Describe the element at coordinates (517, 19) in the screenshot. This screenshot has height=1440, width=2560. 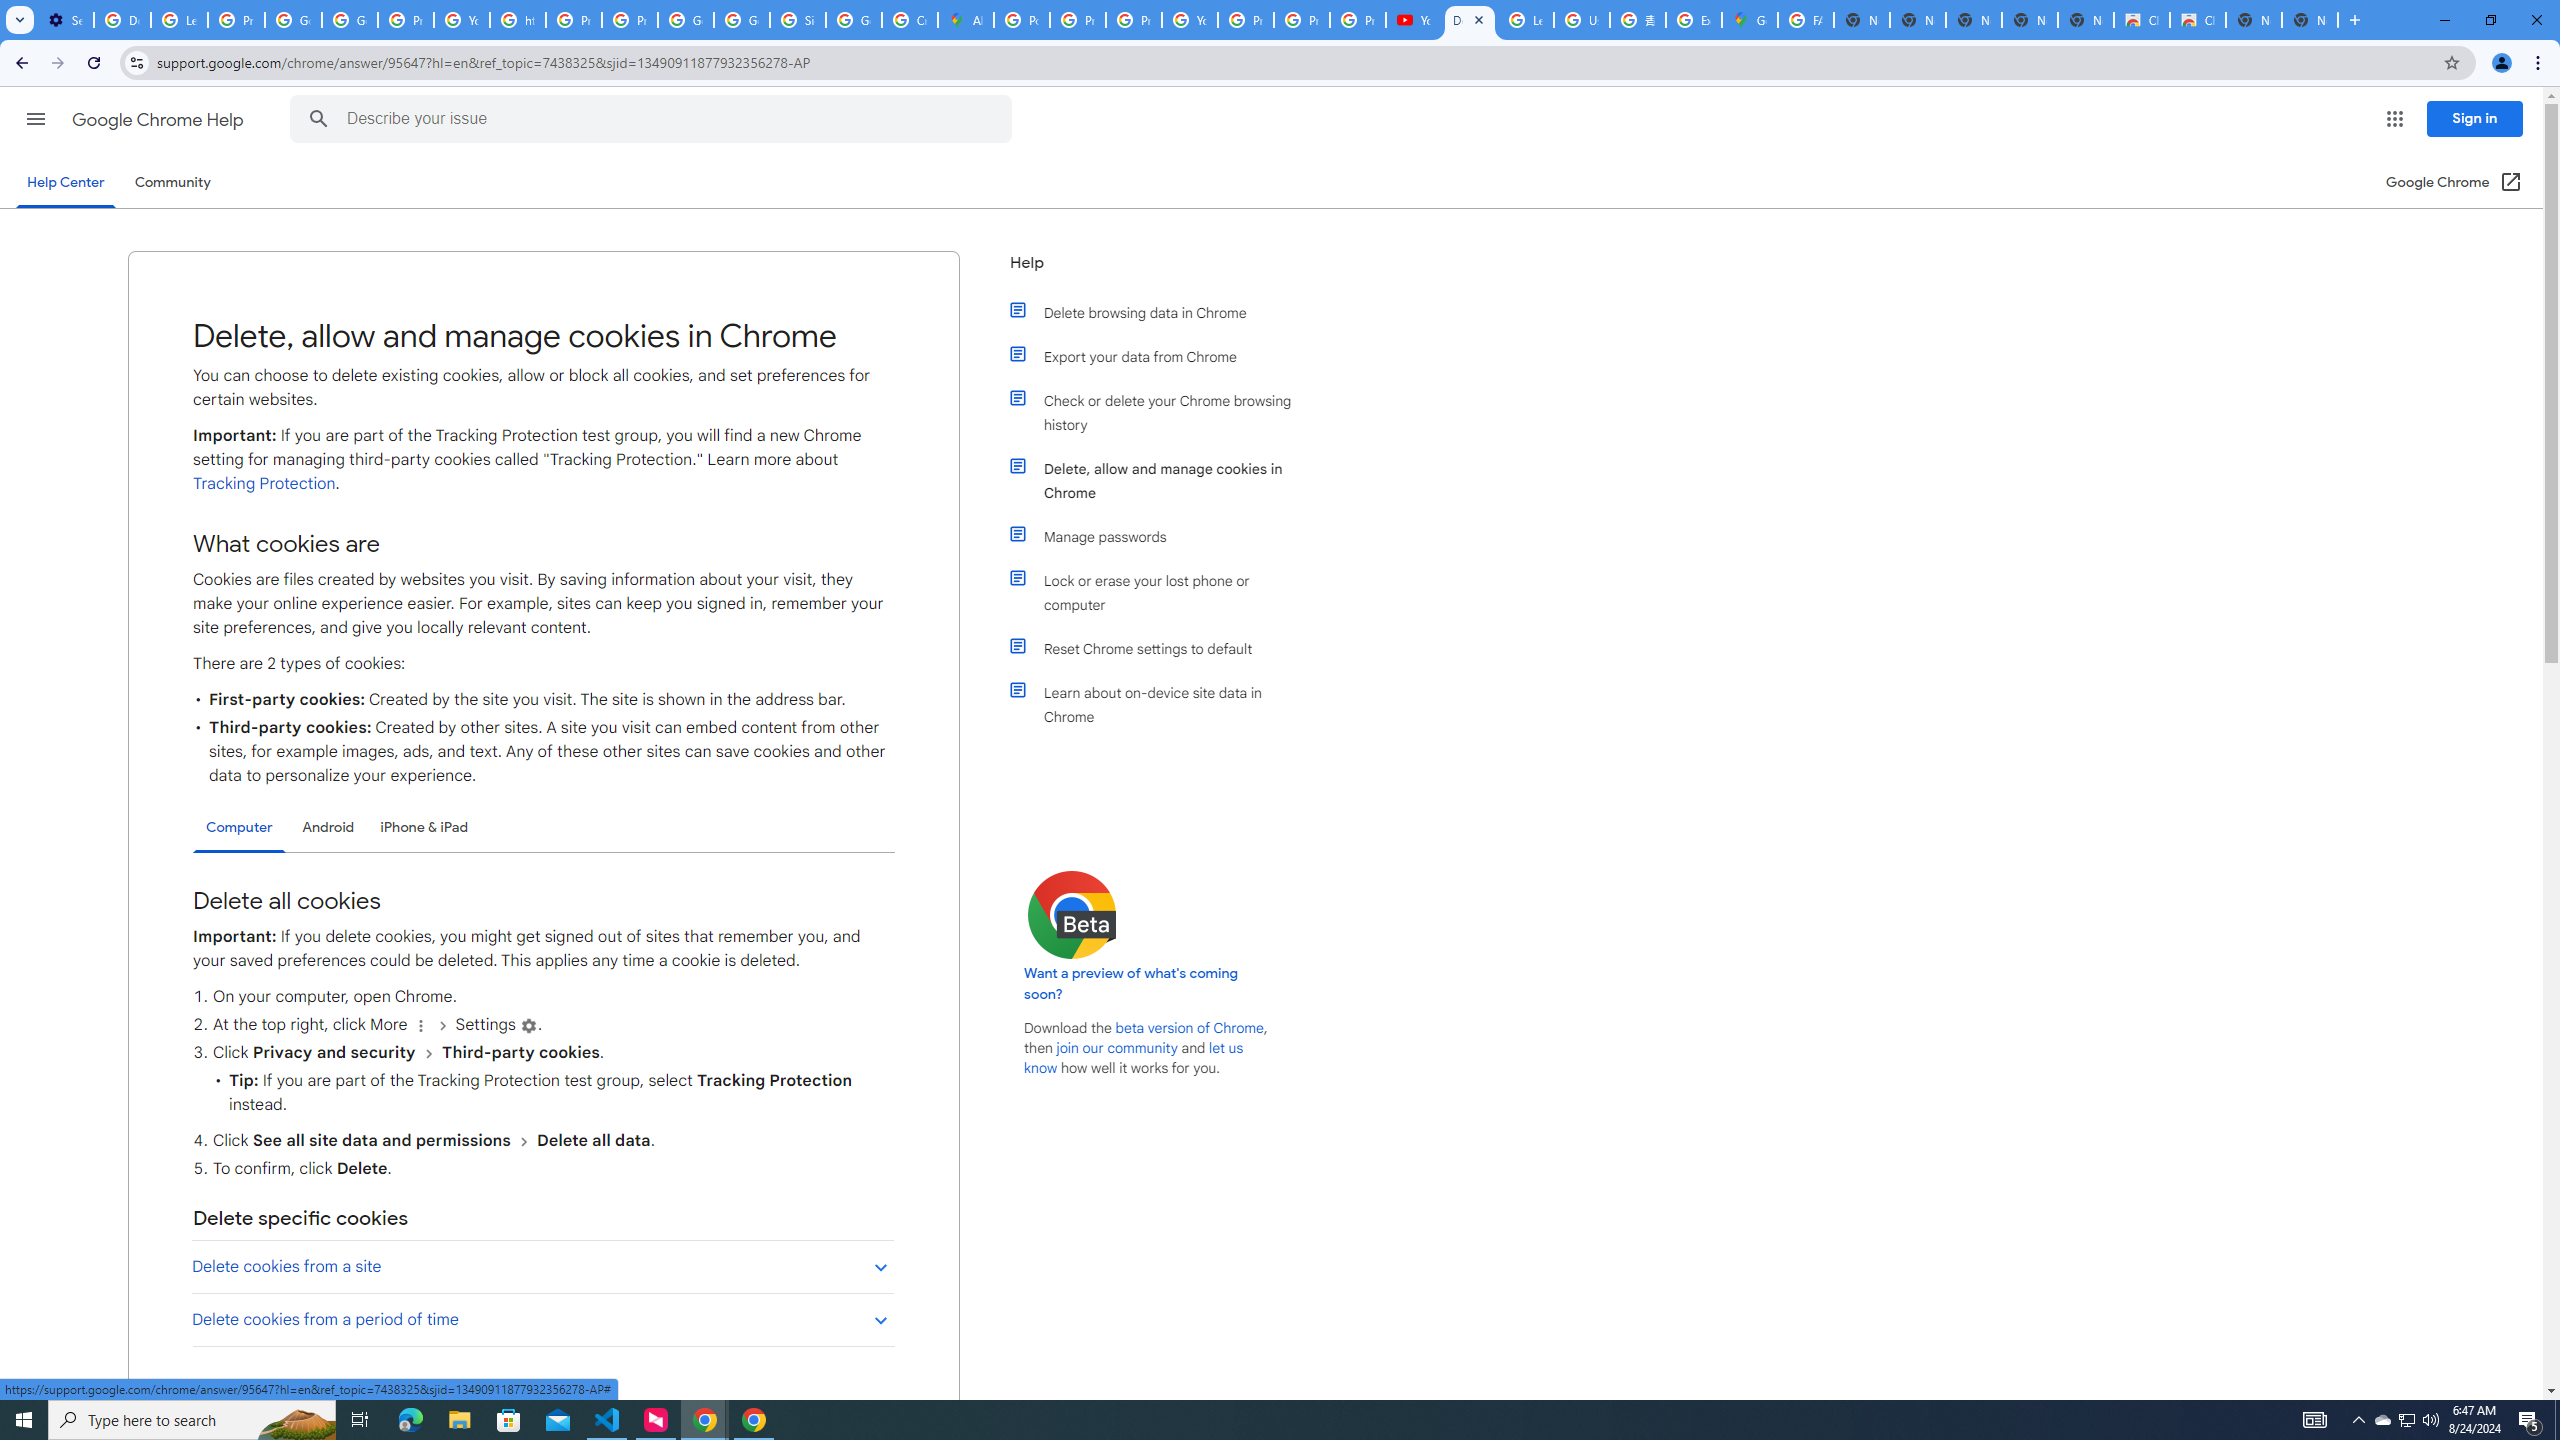
I see `'https://scholar.google.com/'` at that location.